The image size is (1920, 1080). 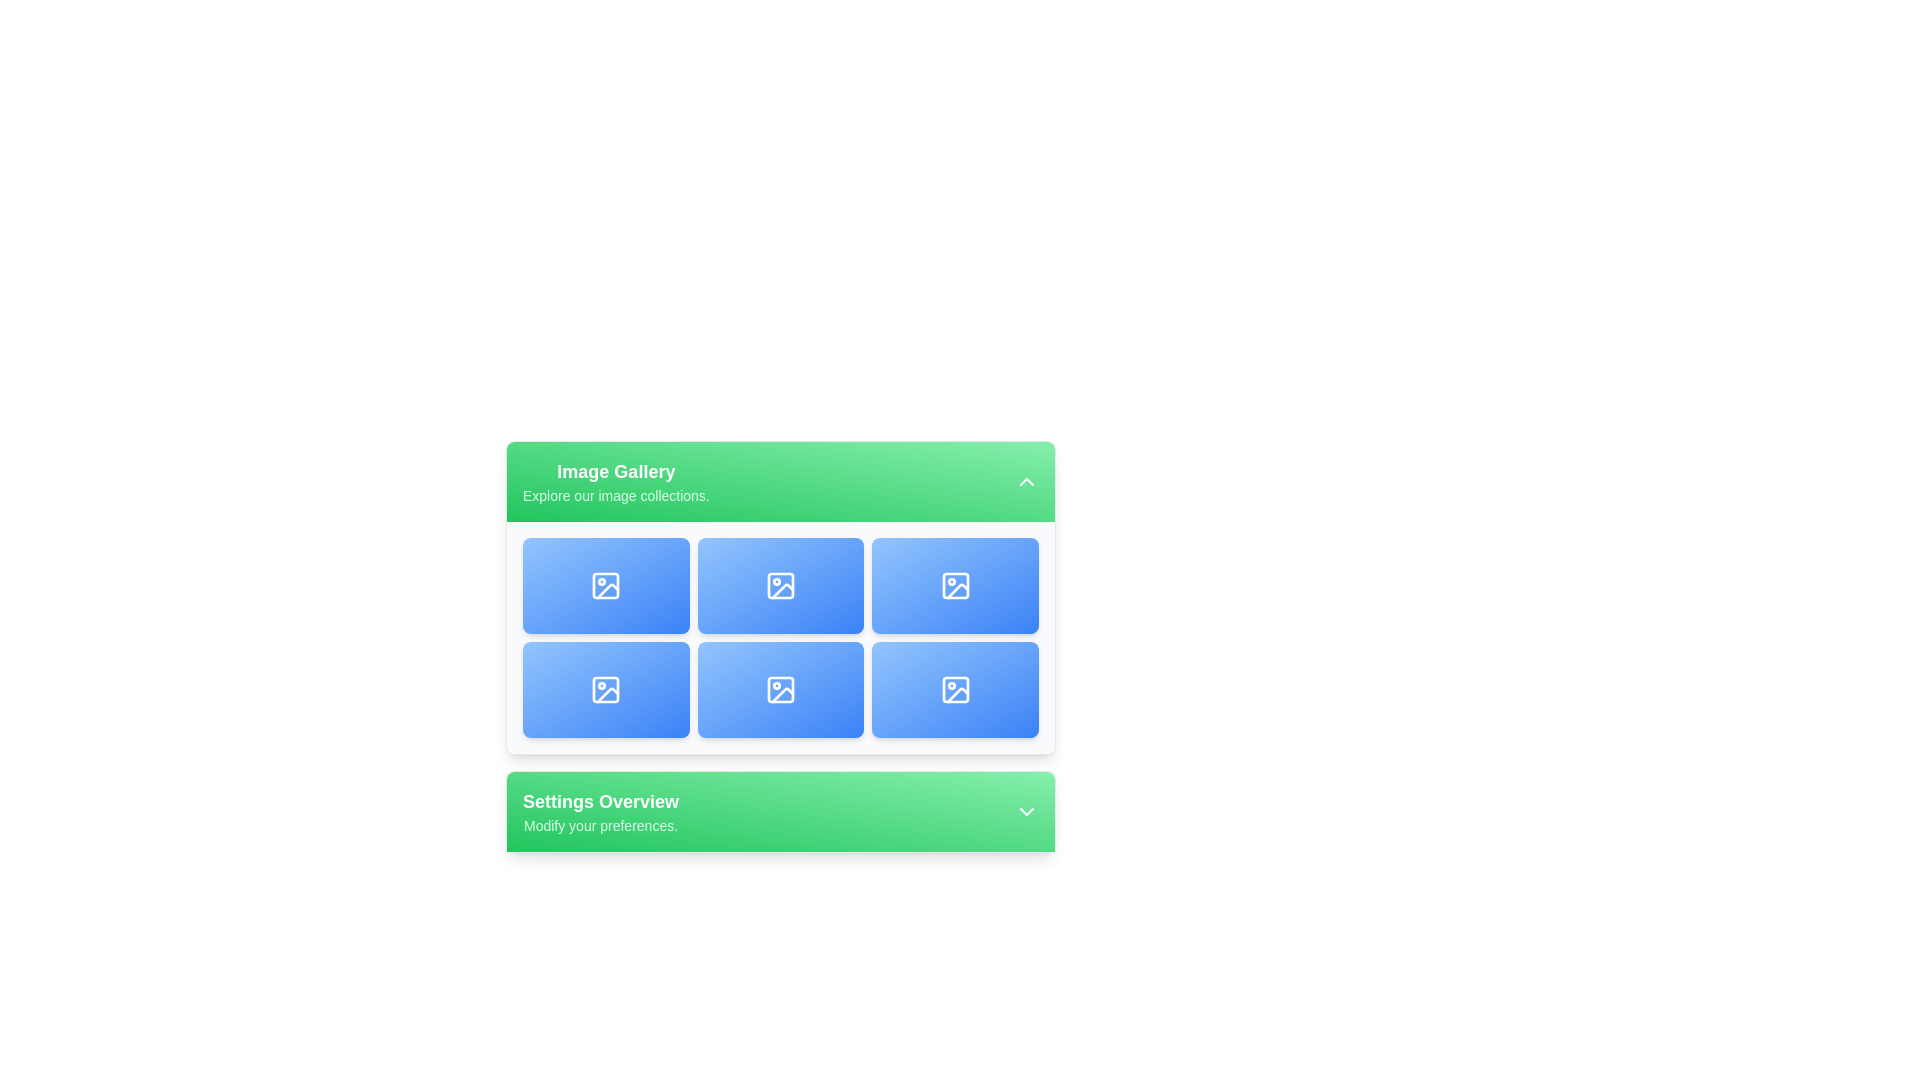 What do you see at coordinates (599, 825) in the screenshot?
I see `the informational text label located in the 'Settings Overview' section, positioned below the section heading` at bounding box center [599, 825].